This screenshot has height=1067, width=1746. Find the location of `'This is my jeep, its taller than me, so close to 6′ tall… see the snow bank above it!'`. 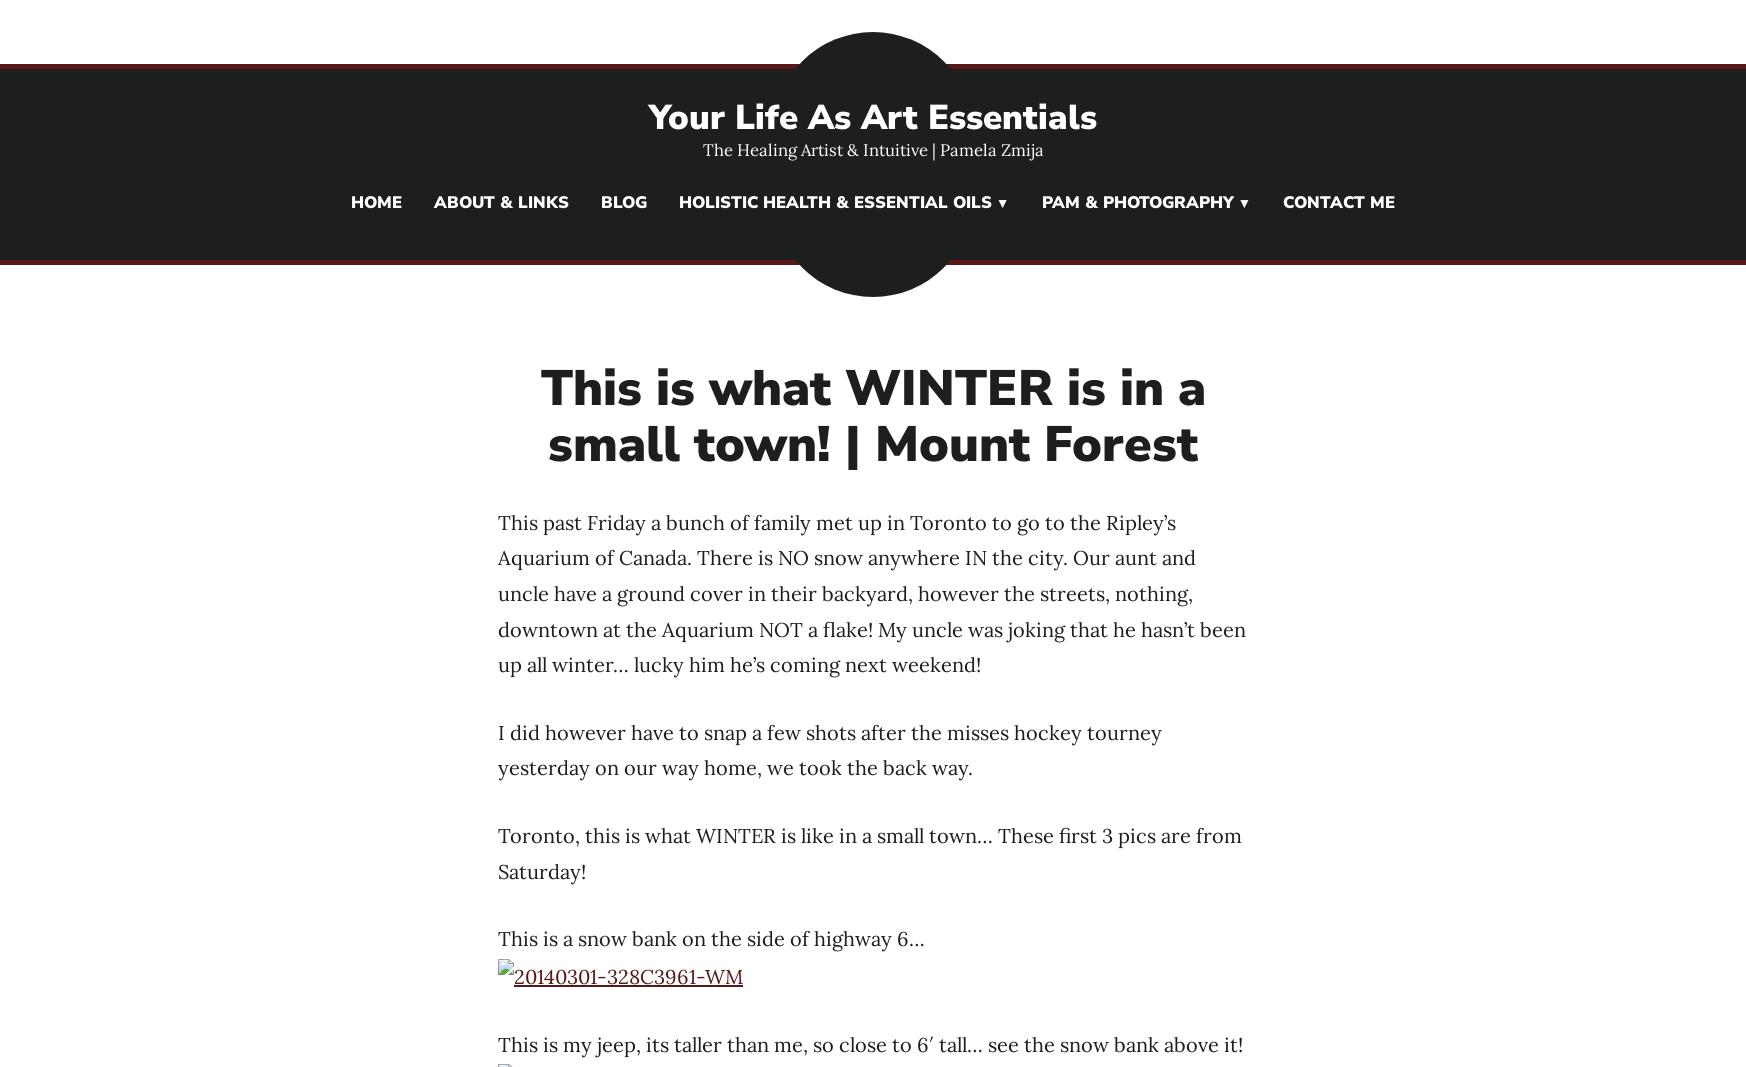

'This is my jeep, its taller than me, so close to 6′ tall… see the snow bank above it!' is located at coordinates (870, 1043).